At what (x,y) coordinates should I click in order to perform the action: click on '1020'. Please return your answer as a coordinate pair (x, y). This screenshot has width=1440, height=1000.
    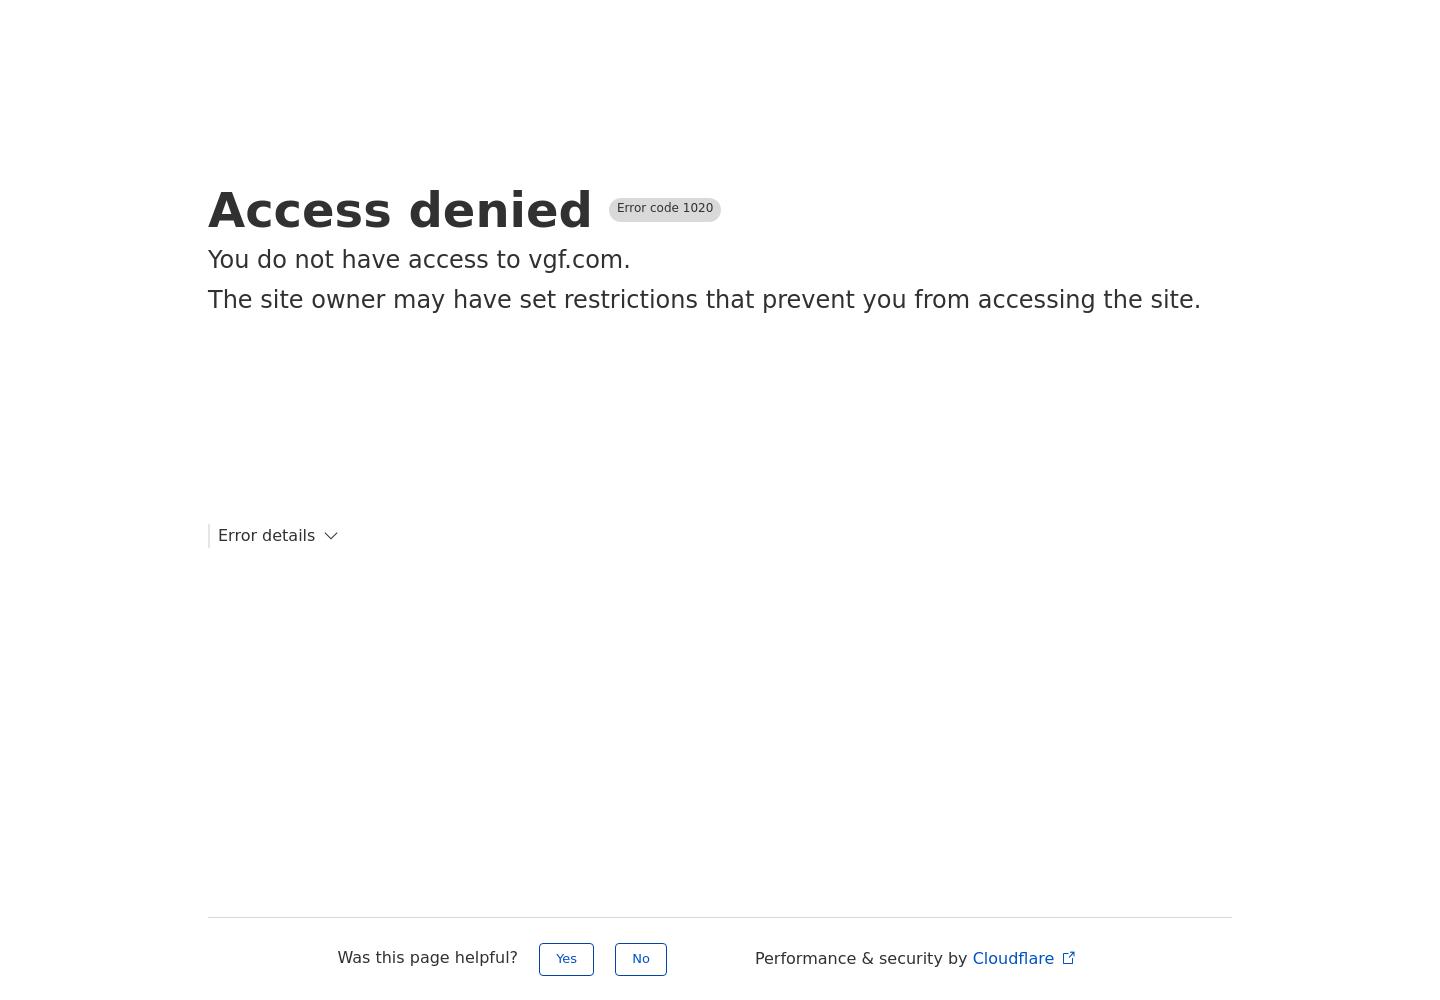
    Looking at the image, I should click on (697, 207).